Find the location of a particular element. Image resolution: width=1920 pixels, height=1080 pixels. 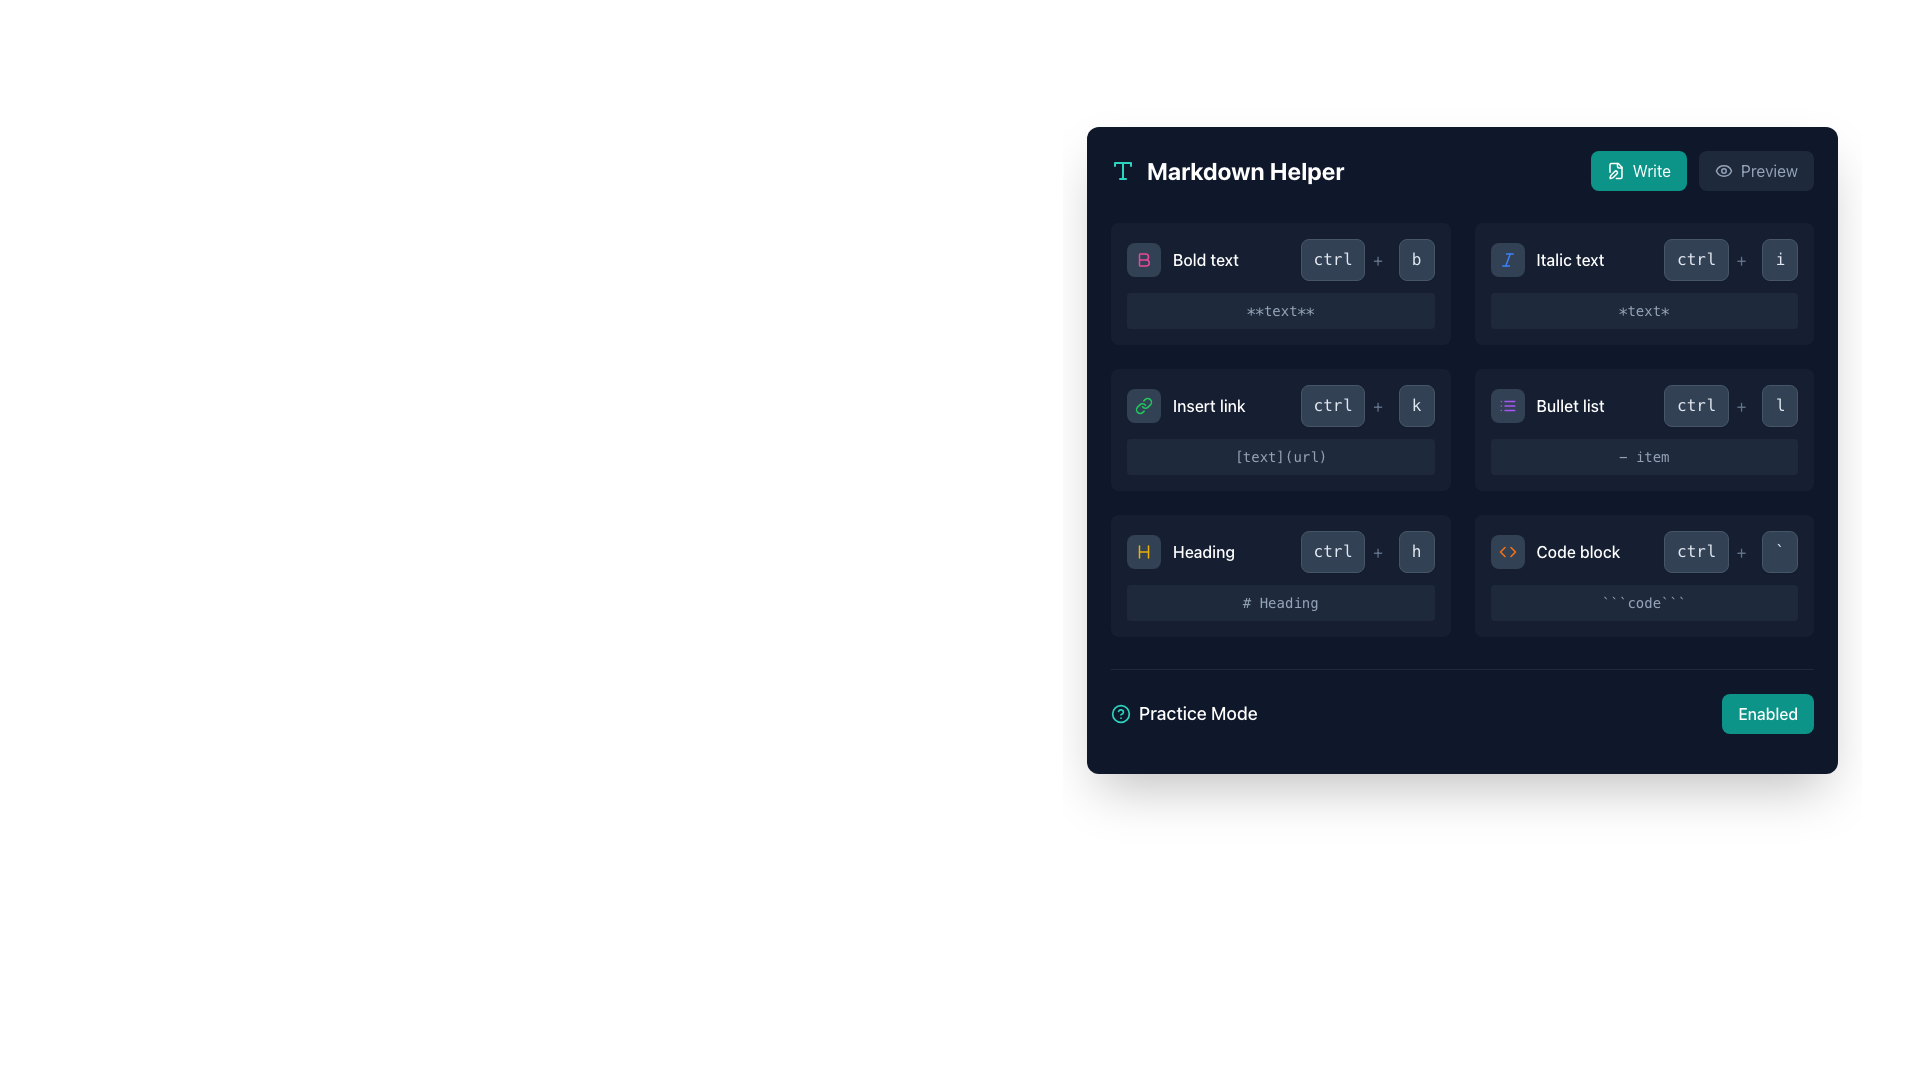

the 'Preview' button on the Button Group located in the upper-right corner of the 'Markdown Helper' card to switch to preview mode is located at coordinates (1701, 169).